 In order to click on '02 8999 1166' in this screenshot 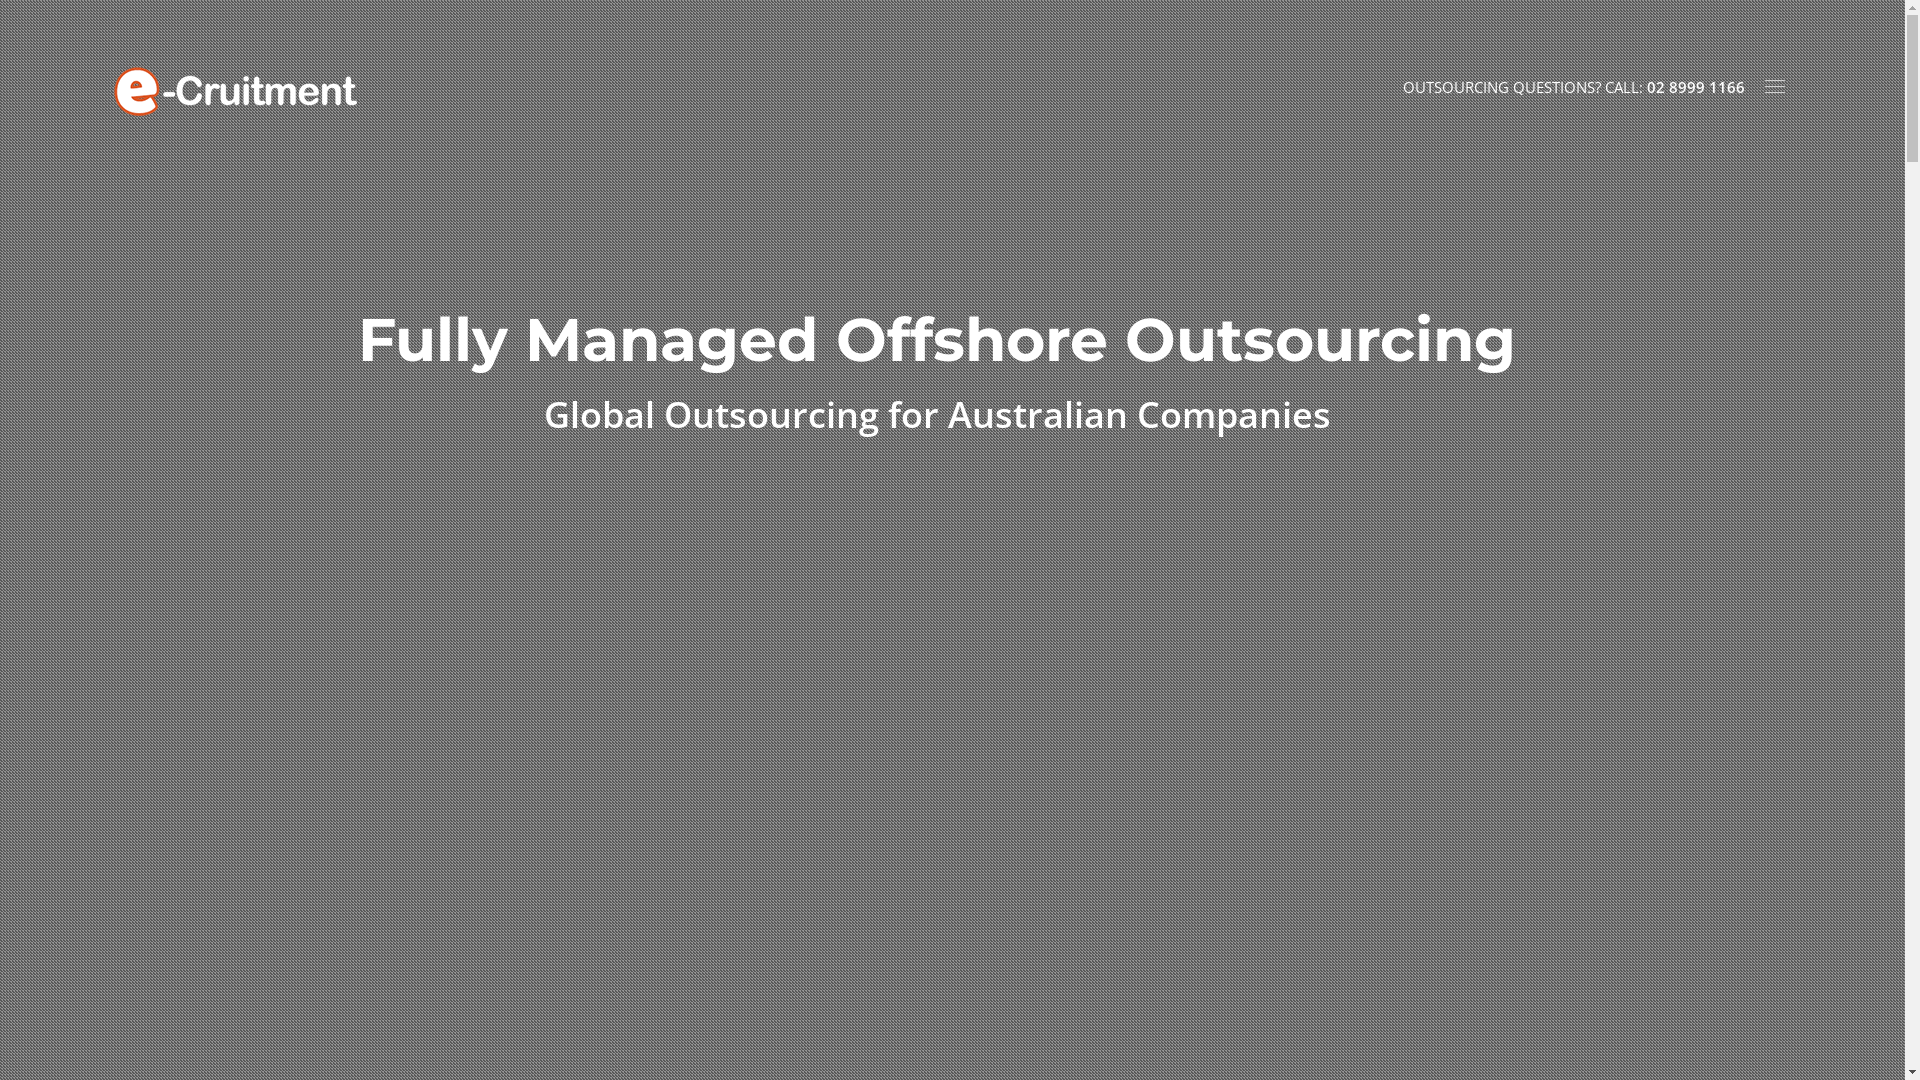, I will do `click(1694, 86)`.